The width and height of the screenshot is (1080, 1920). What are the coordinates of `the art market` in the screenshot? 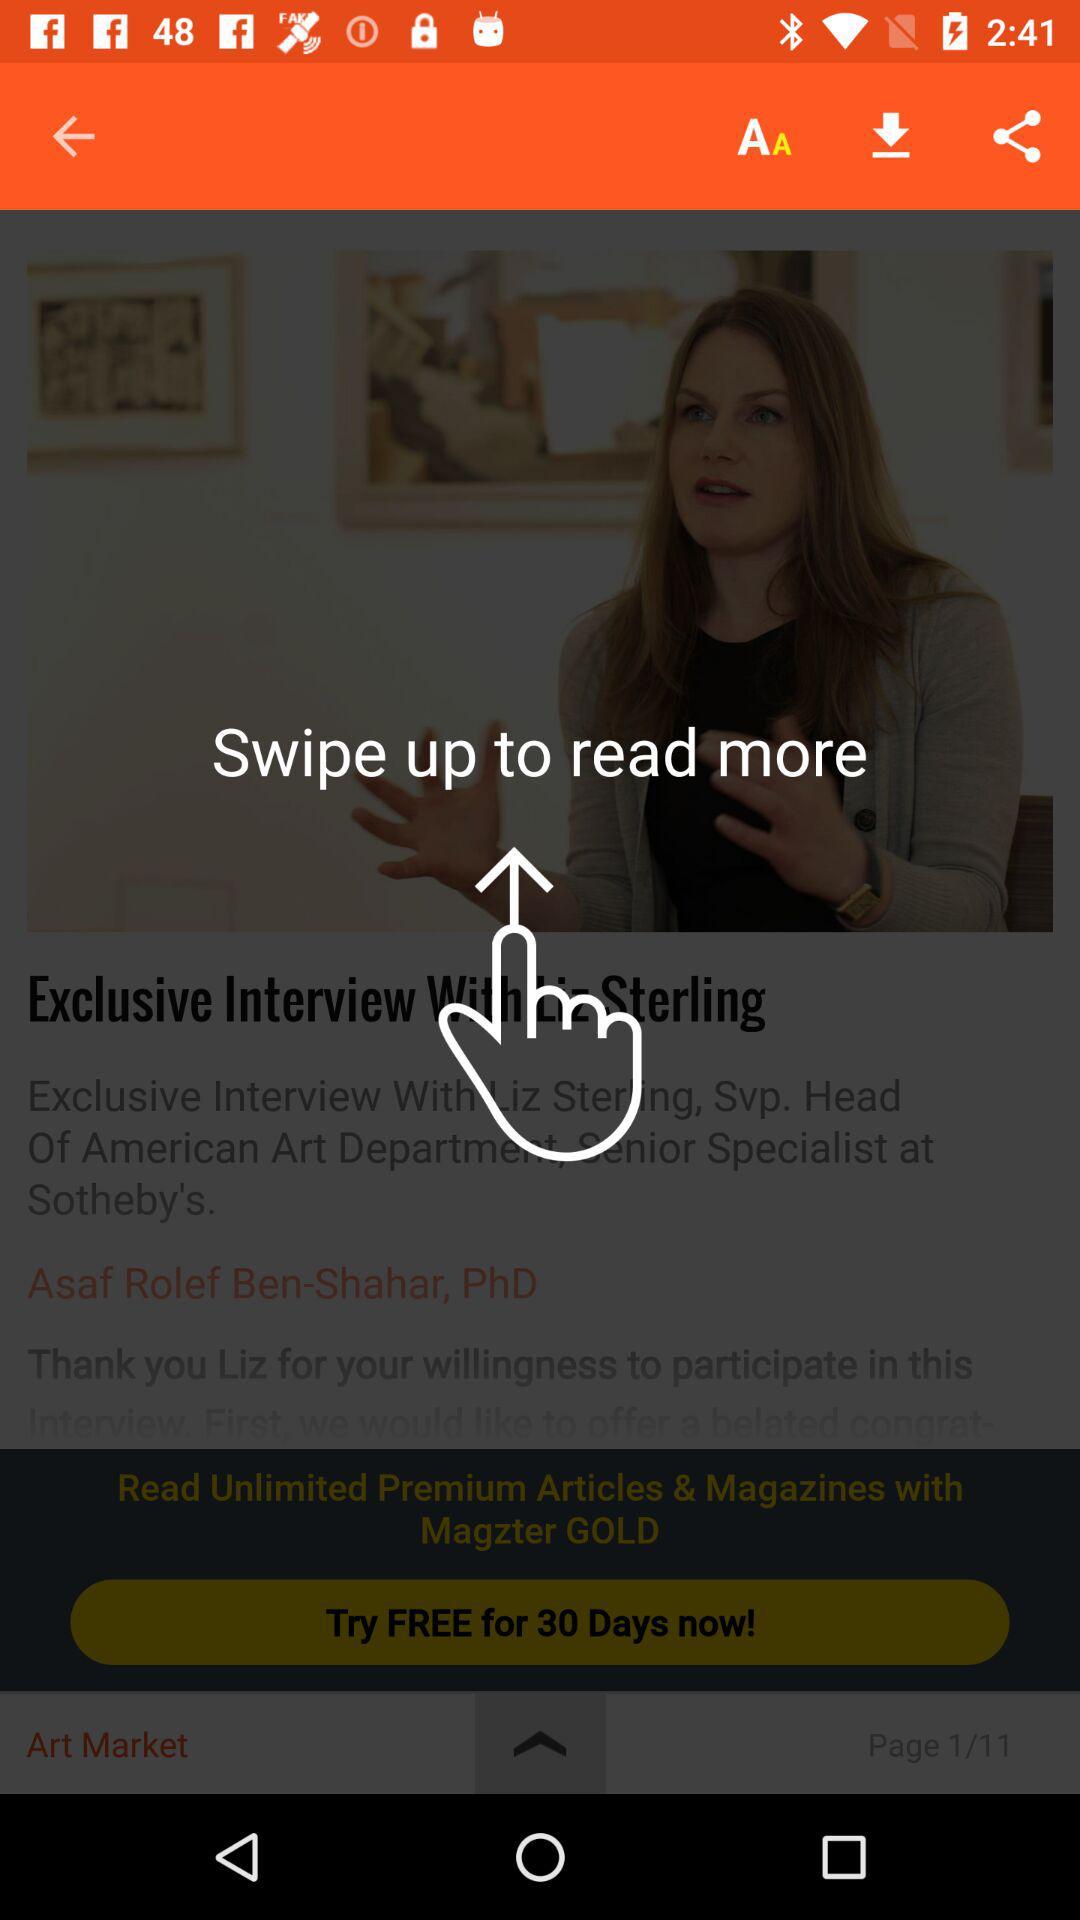 It's located at (249, 1743).